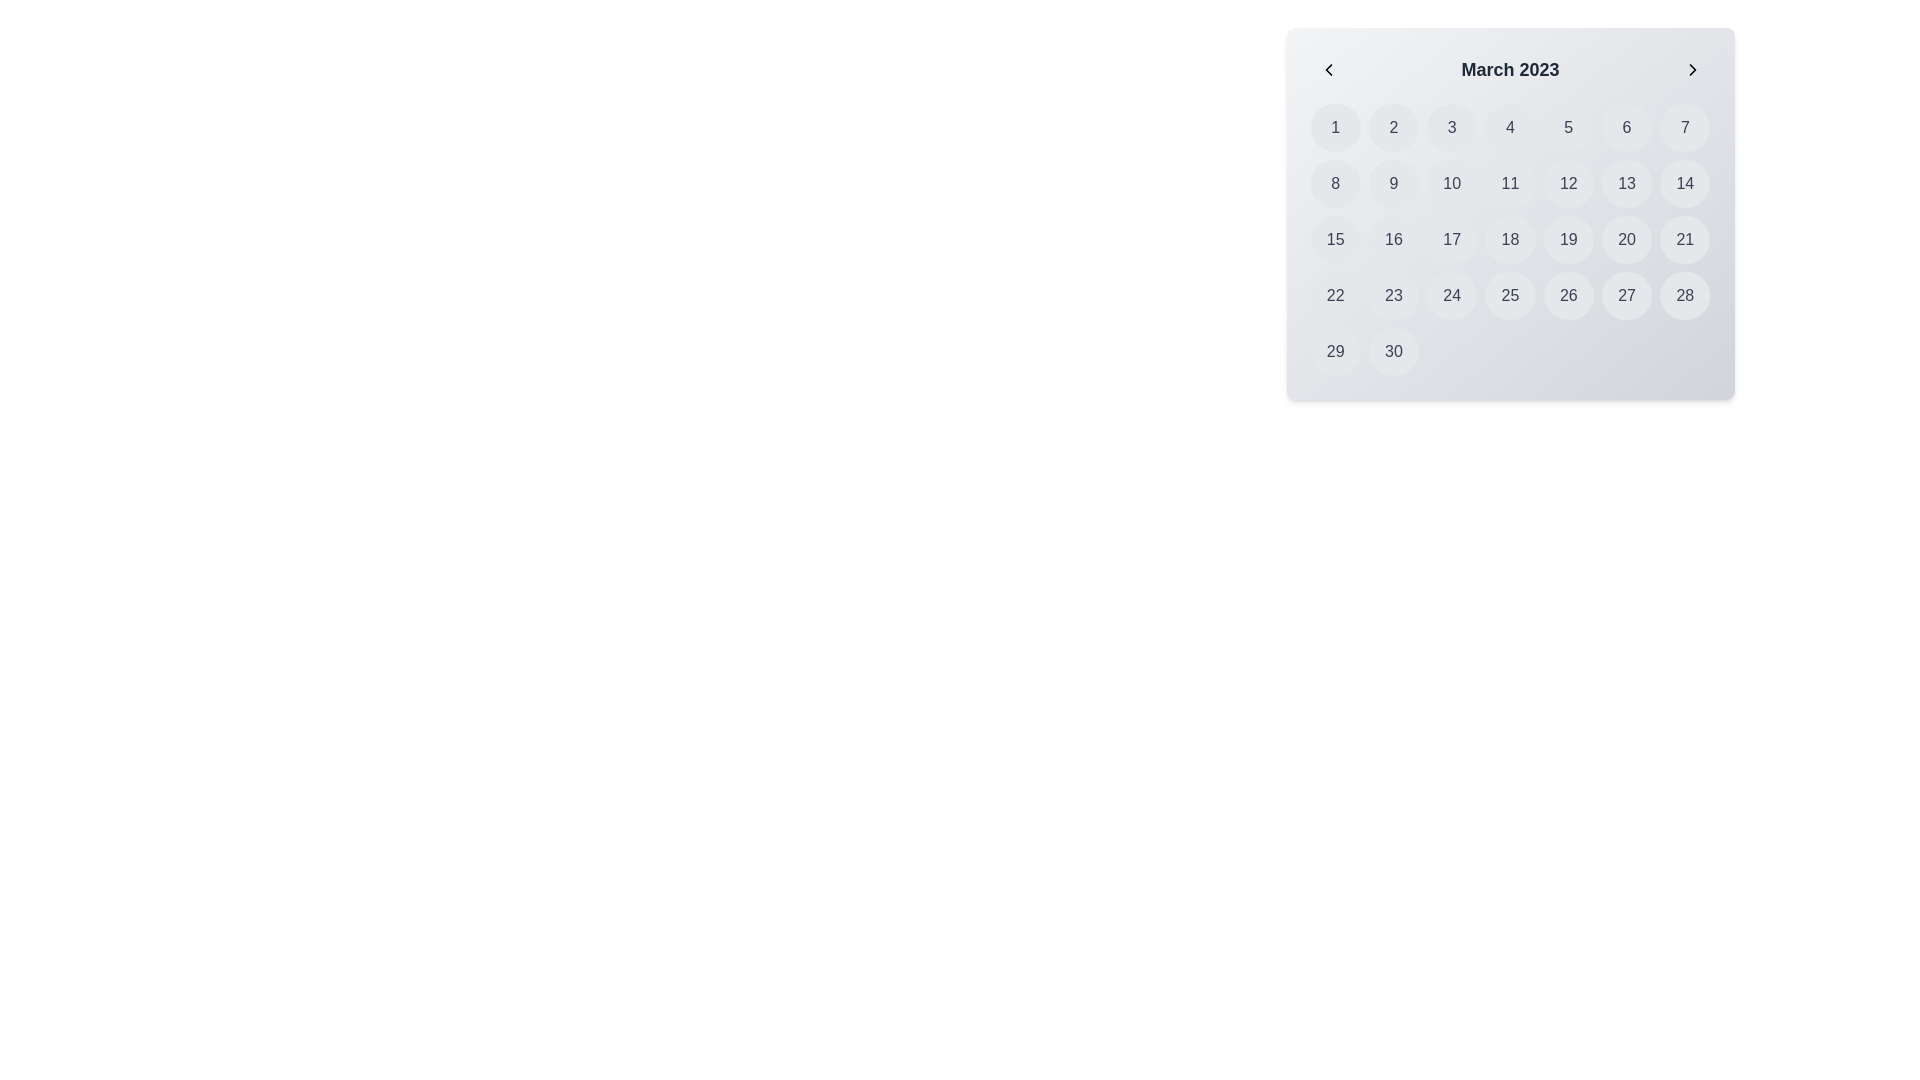 This screenshot has width=1920, height=1080. Describe the element at coordinates (1510, 184) in the screenshot. I see `the button representing a selectable day in the calendar view located in the second row and fourth column` at that location.